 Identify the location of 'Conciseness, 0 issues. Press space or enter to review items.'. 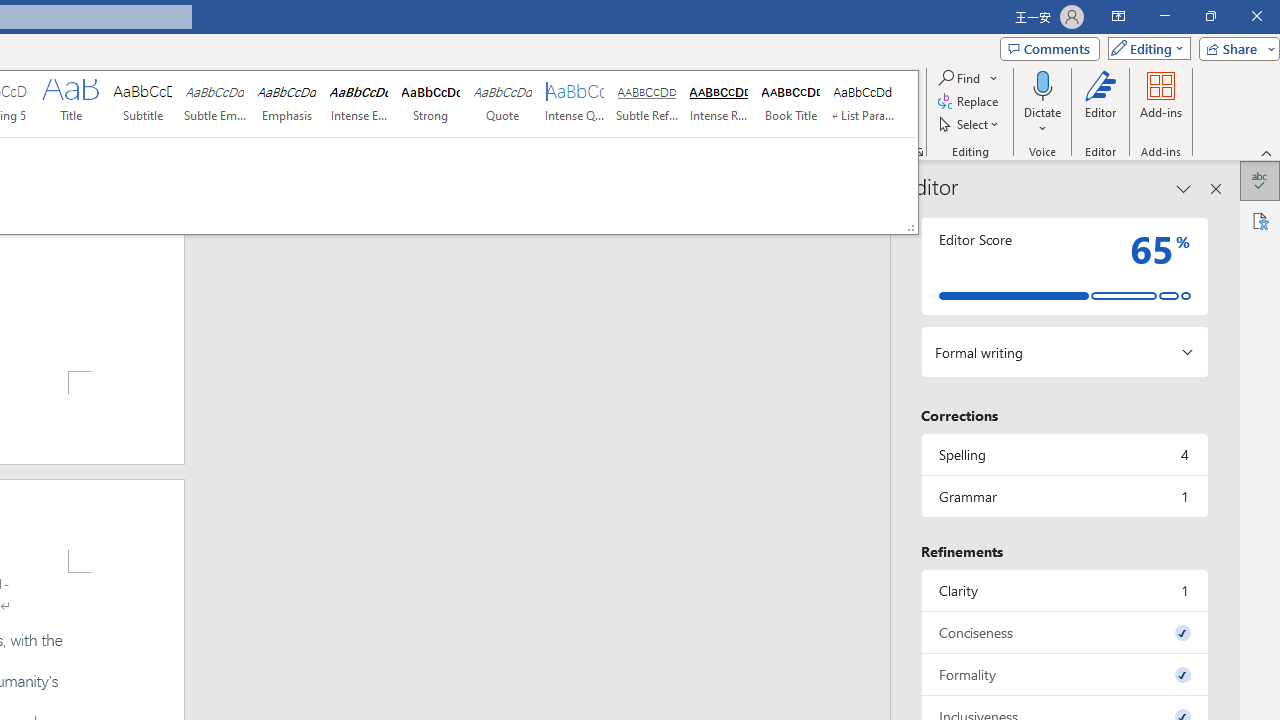
(1063, 632).